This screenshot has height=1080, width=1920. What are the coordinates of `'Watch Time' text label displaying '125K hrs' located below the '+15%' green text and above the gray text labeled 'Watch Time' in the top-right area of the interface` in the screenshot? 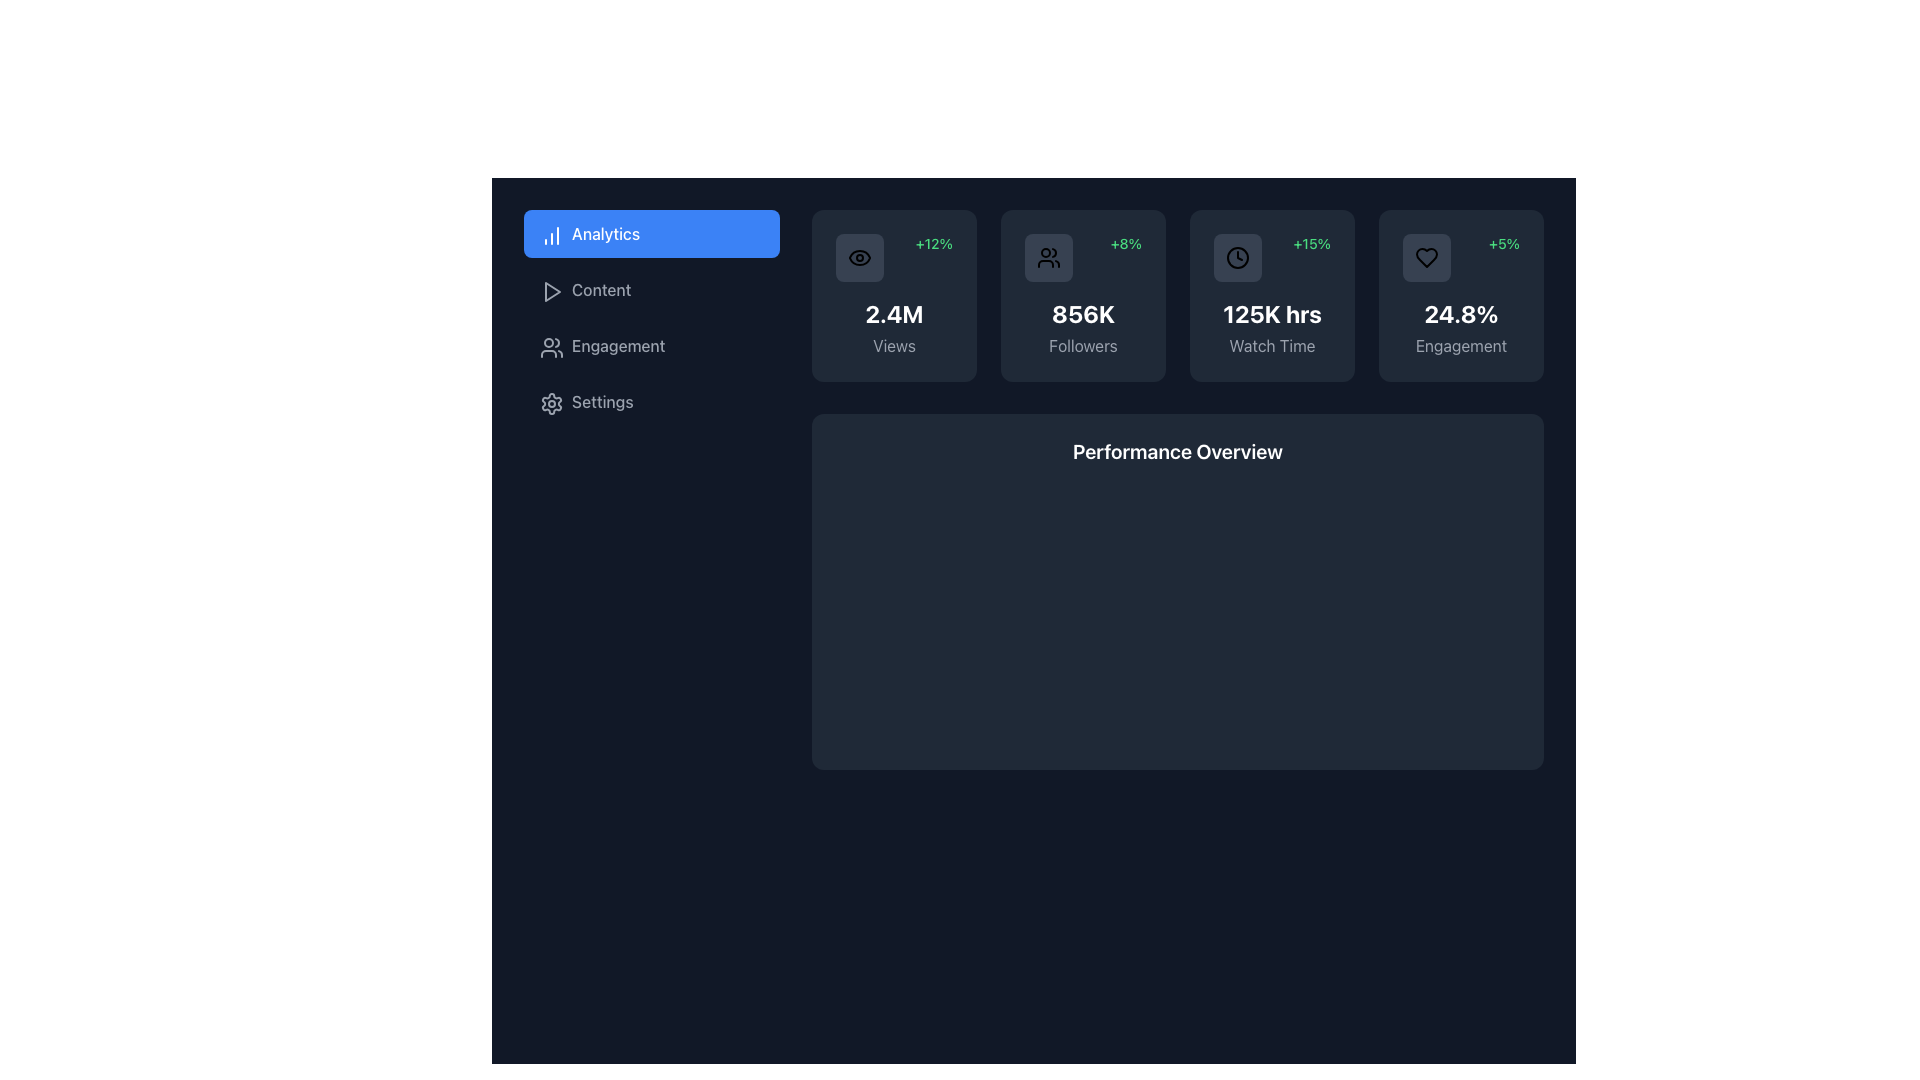 It's located at (1271, 313).